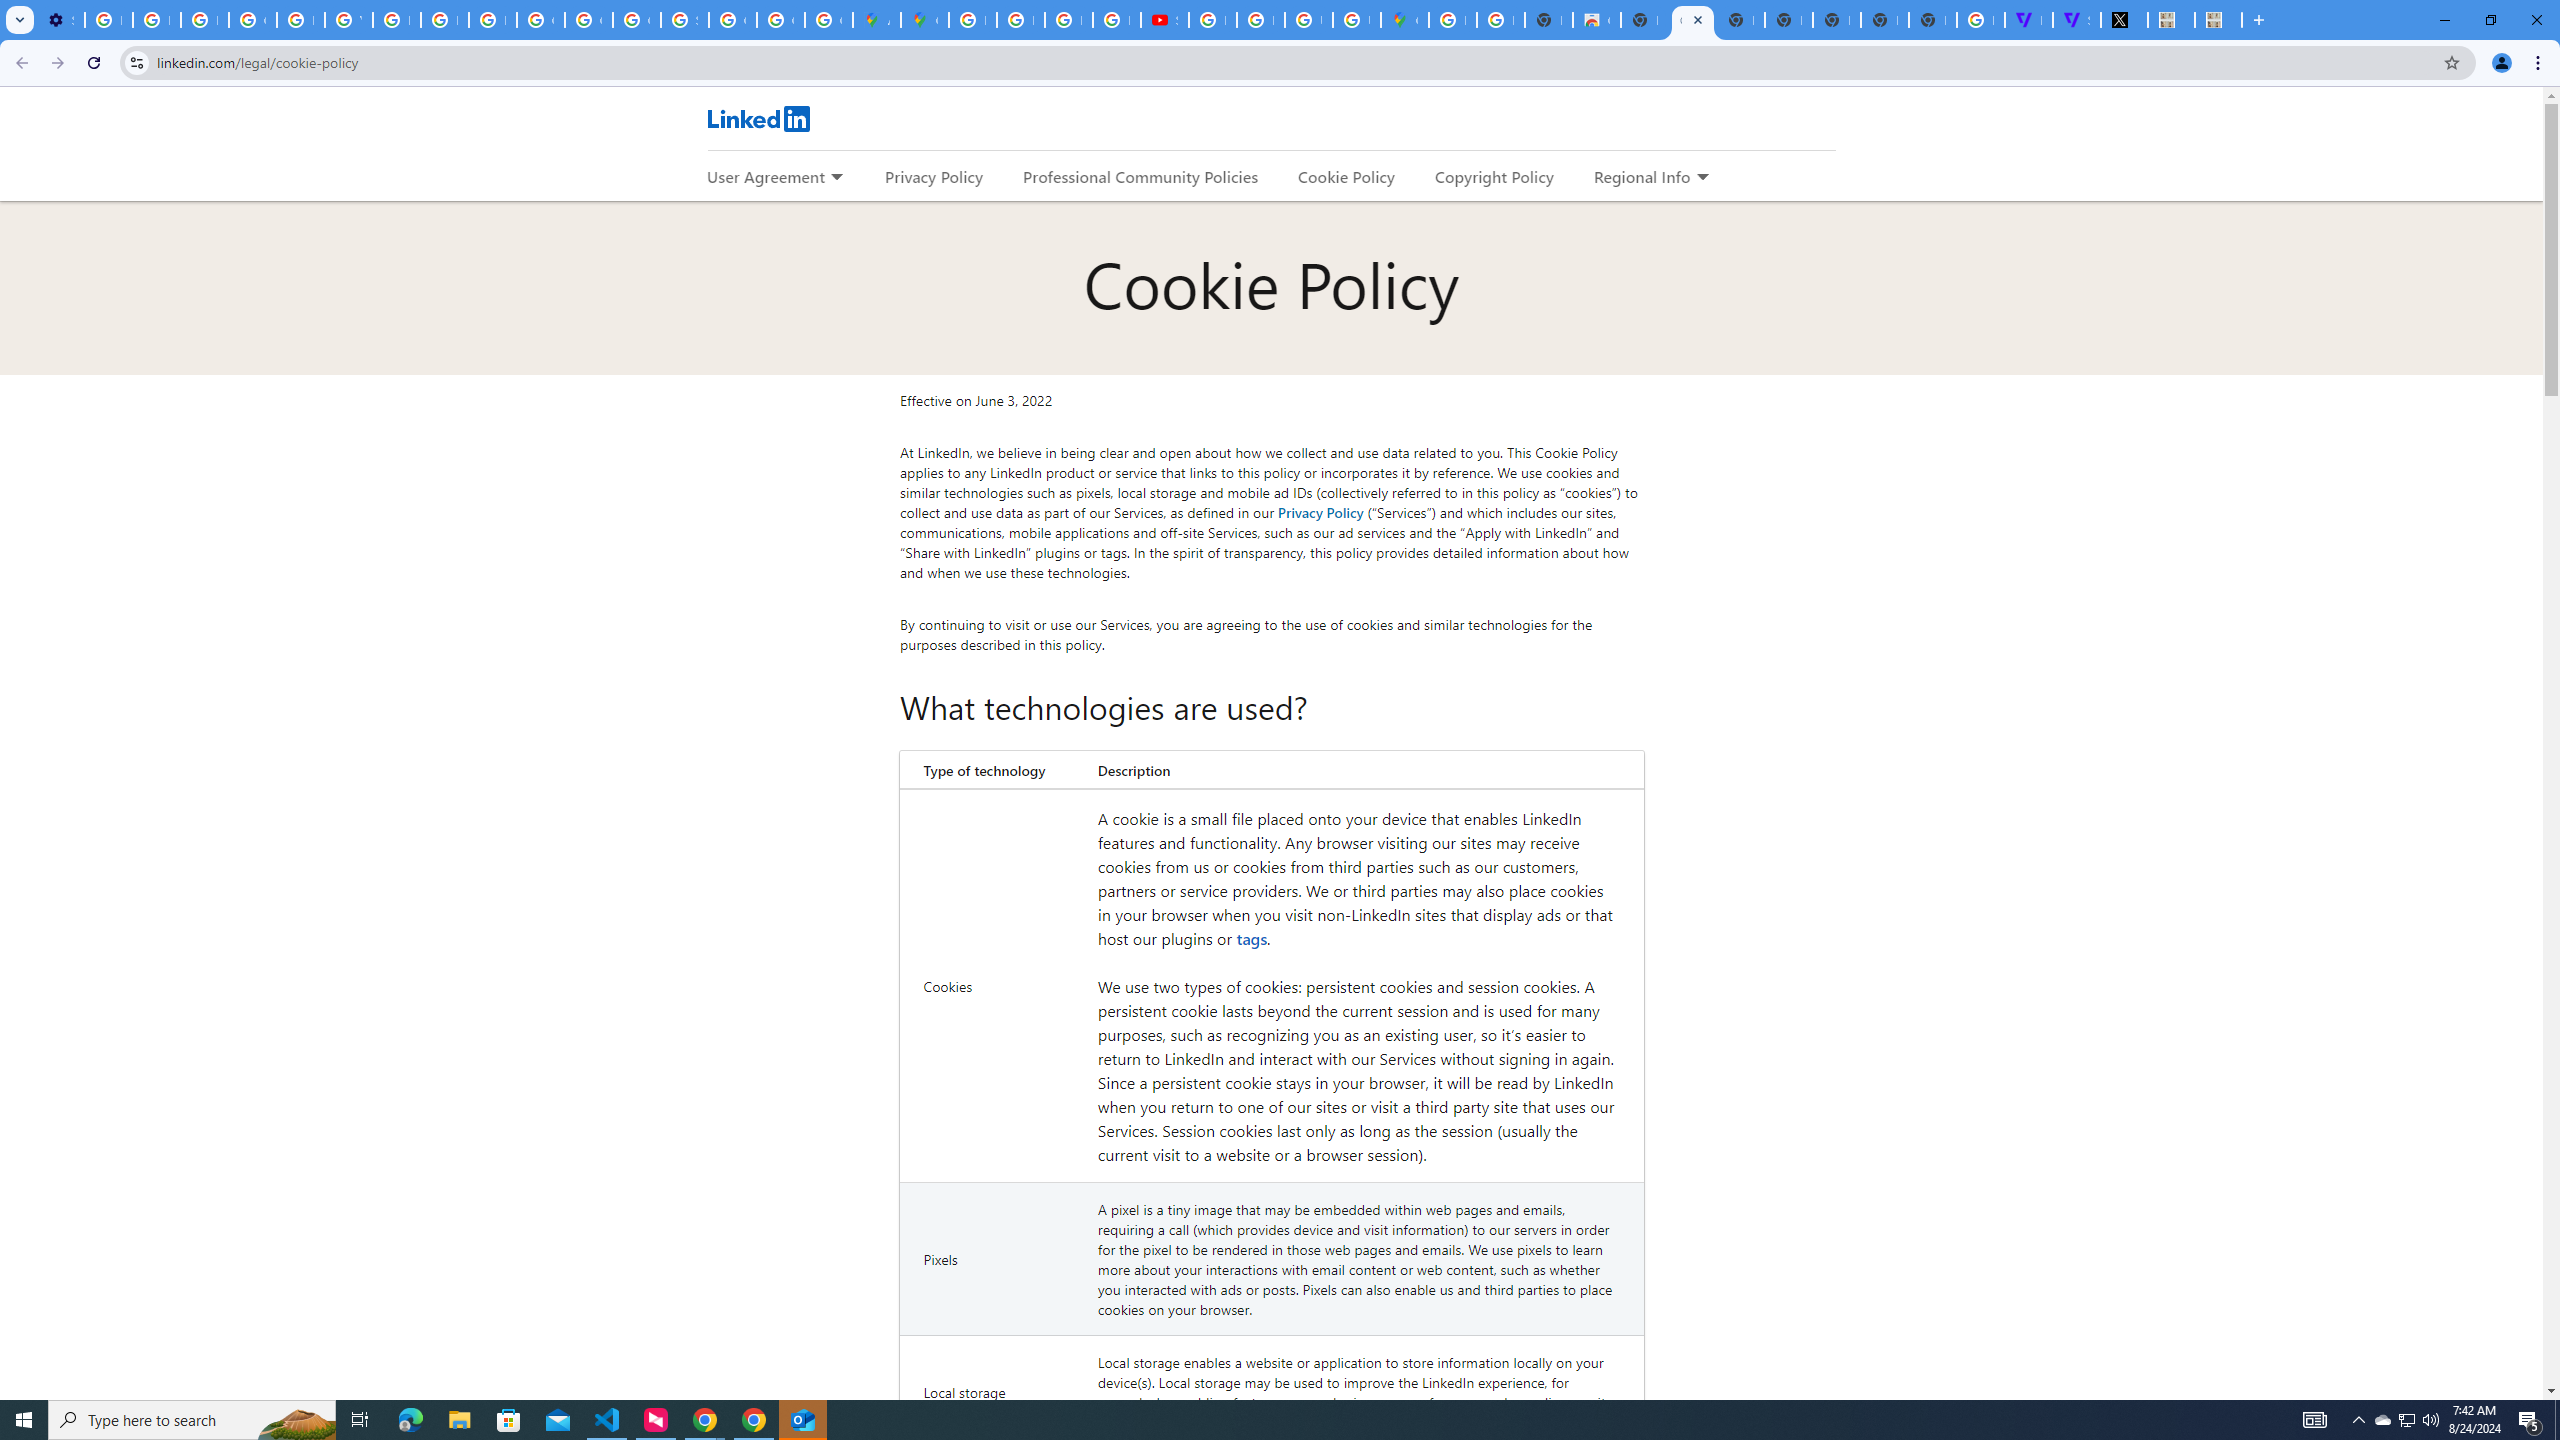 This screenshot has width=2560, height=1440. I want to click on 'View site information', so click(135, 61).